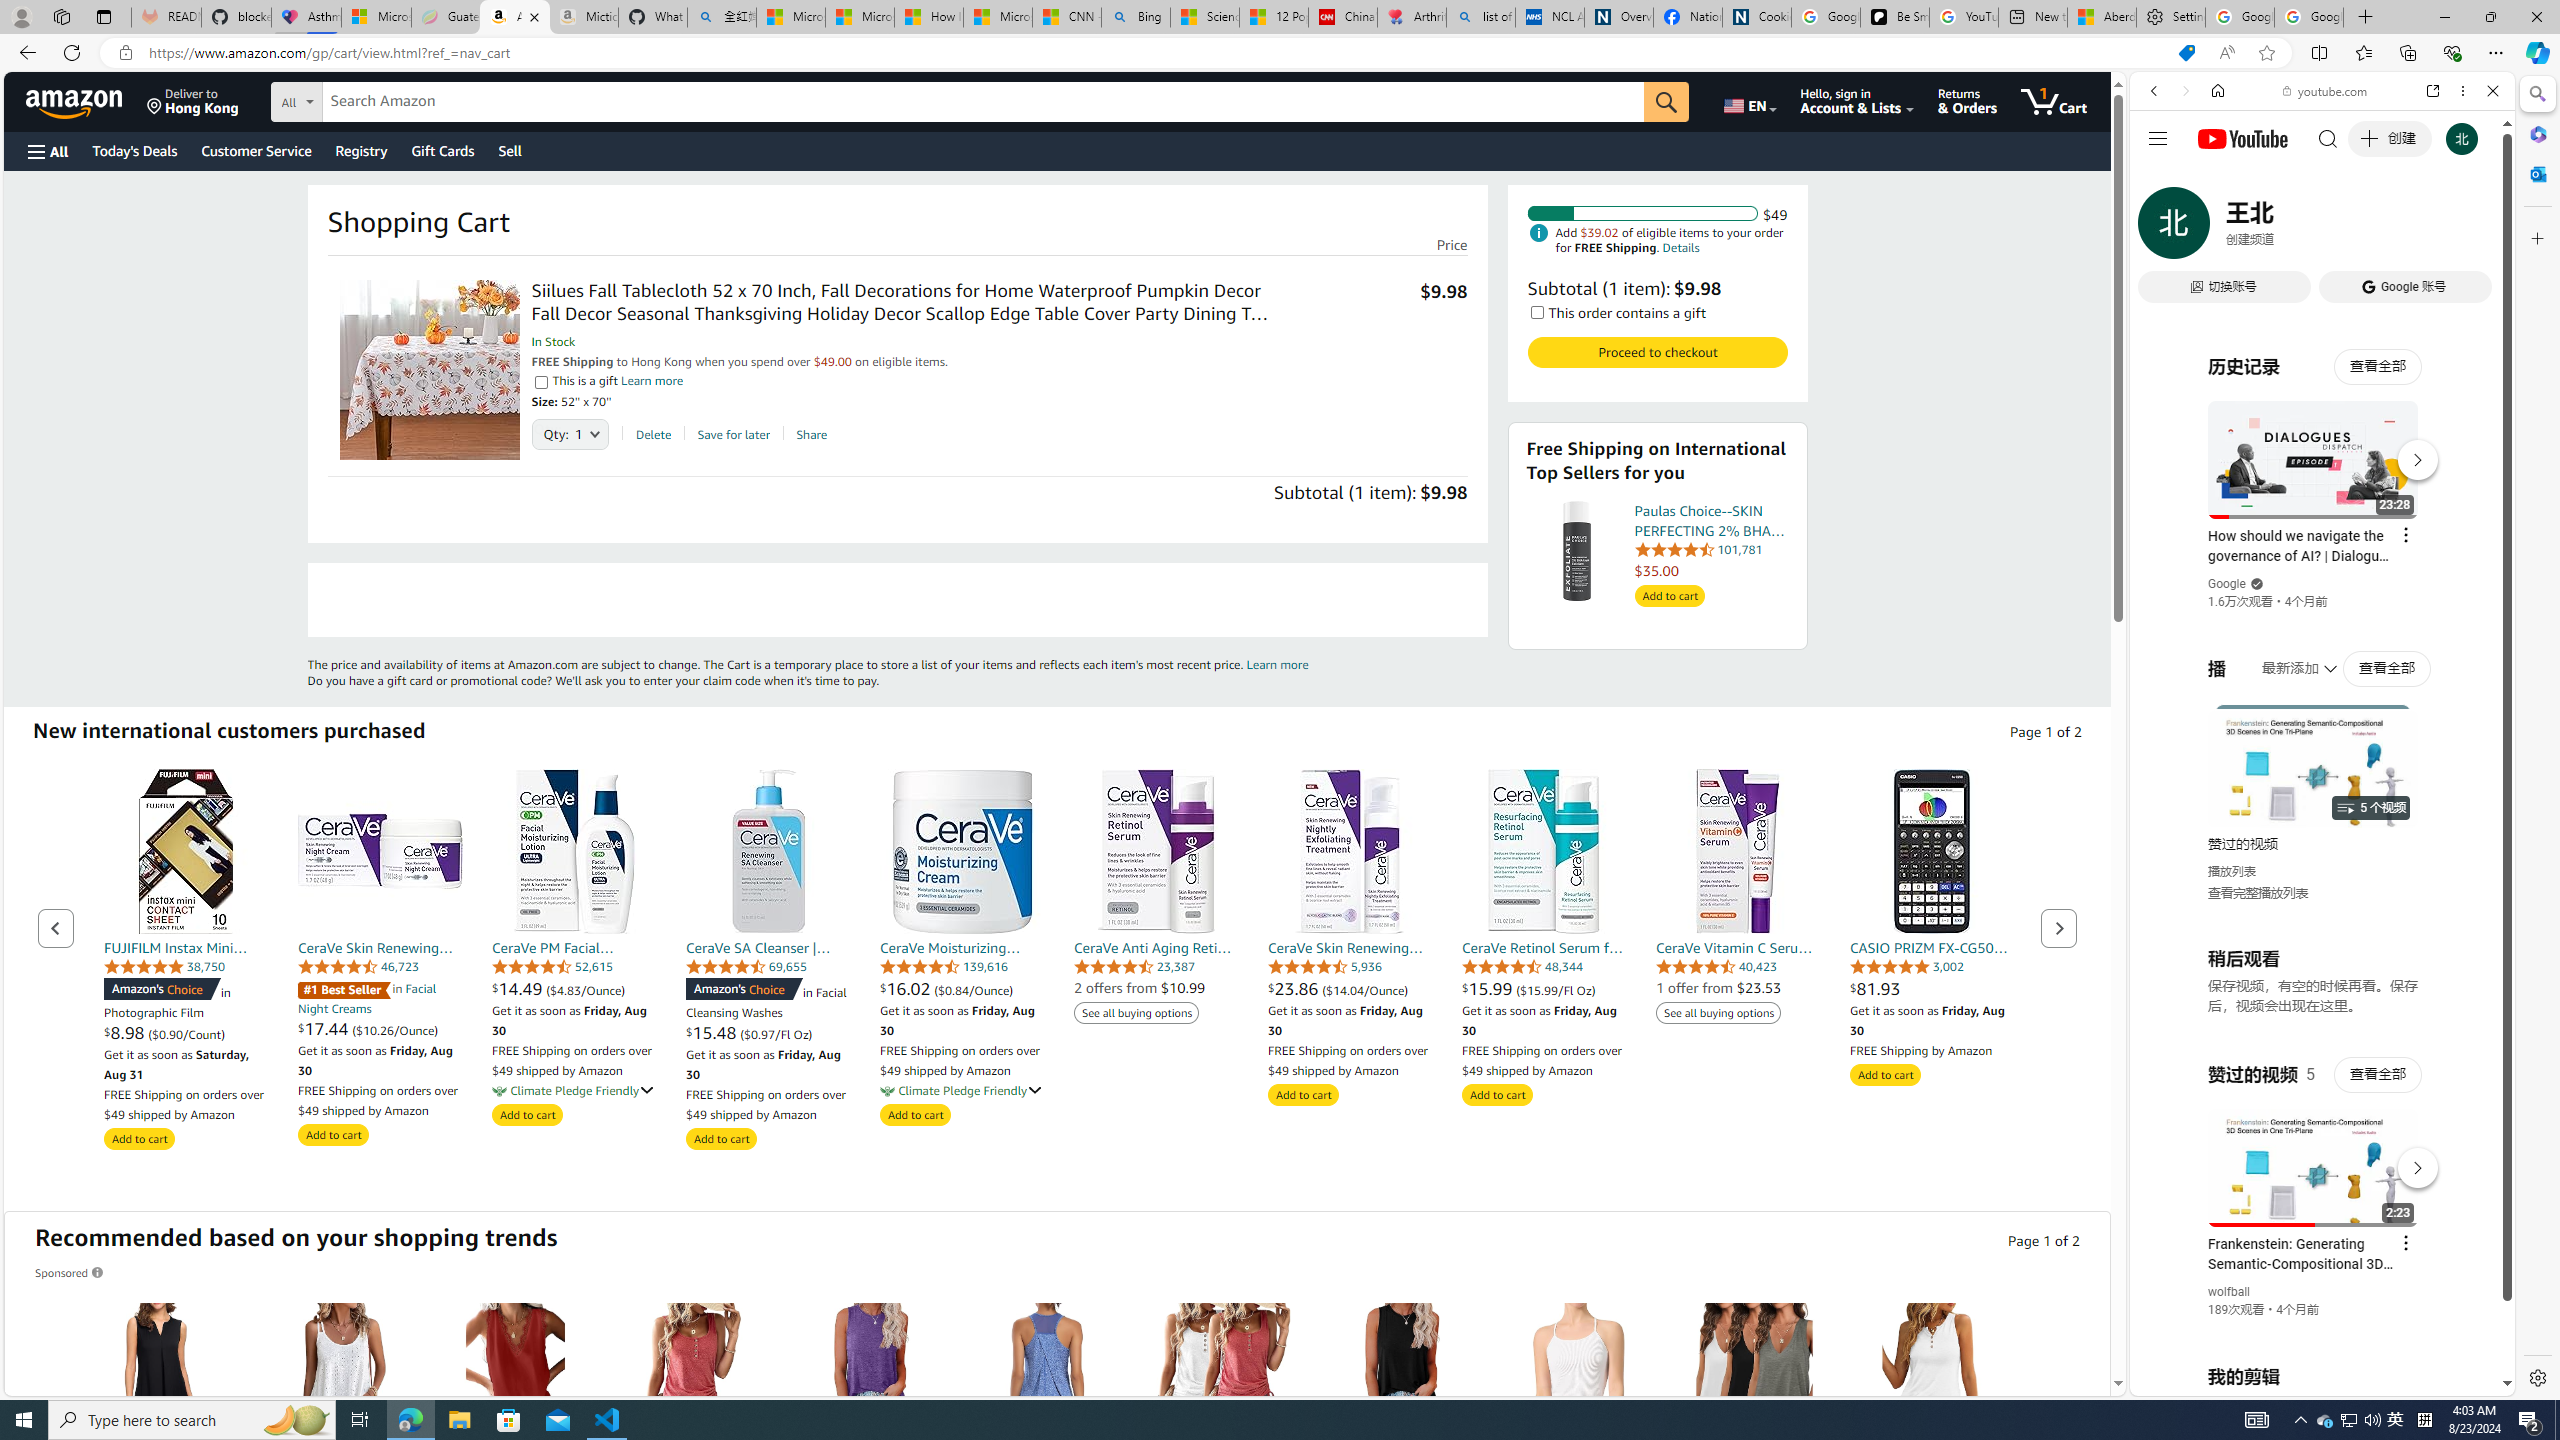  I want to click on 'Hello, sign in Account & Lists', so click(1858, 100).